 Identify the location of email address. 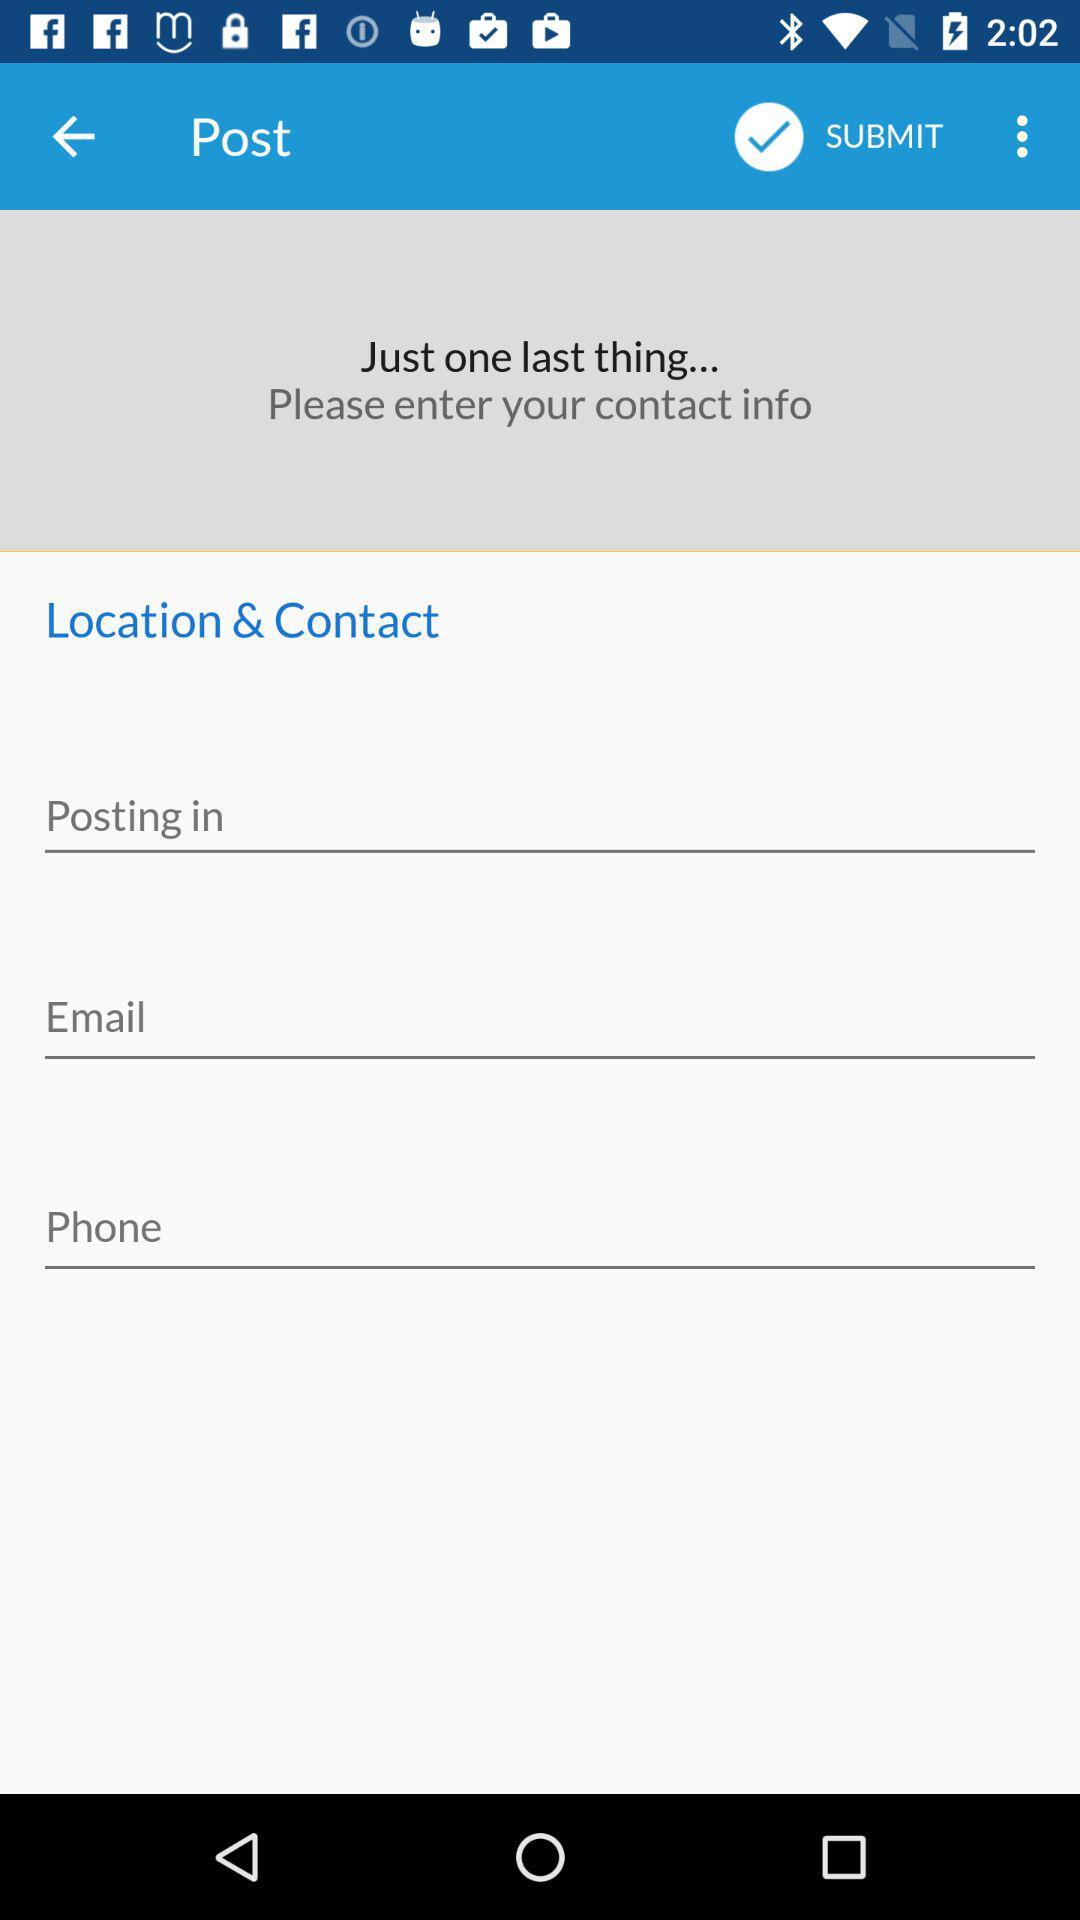
(540, 1003).